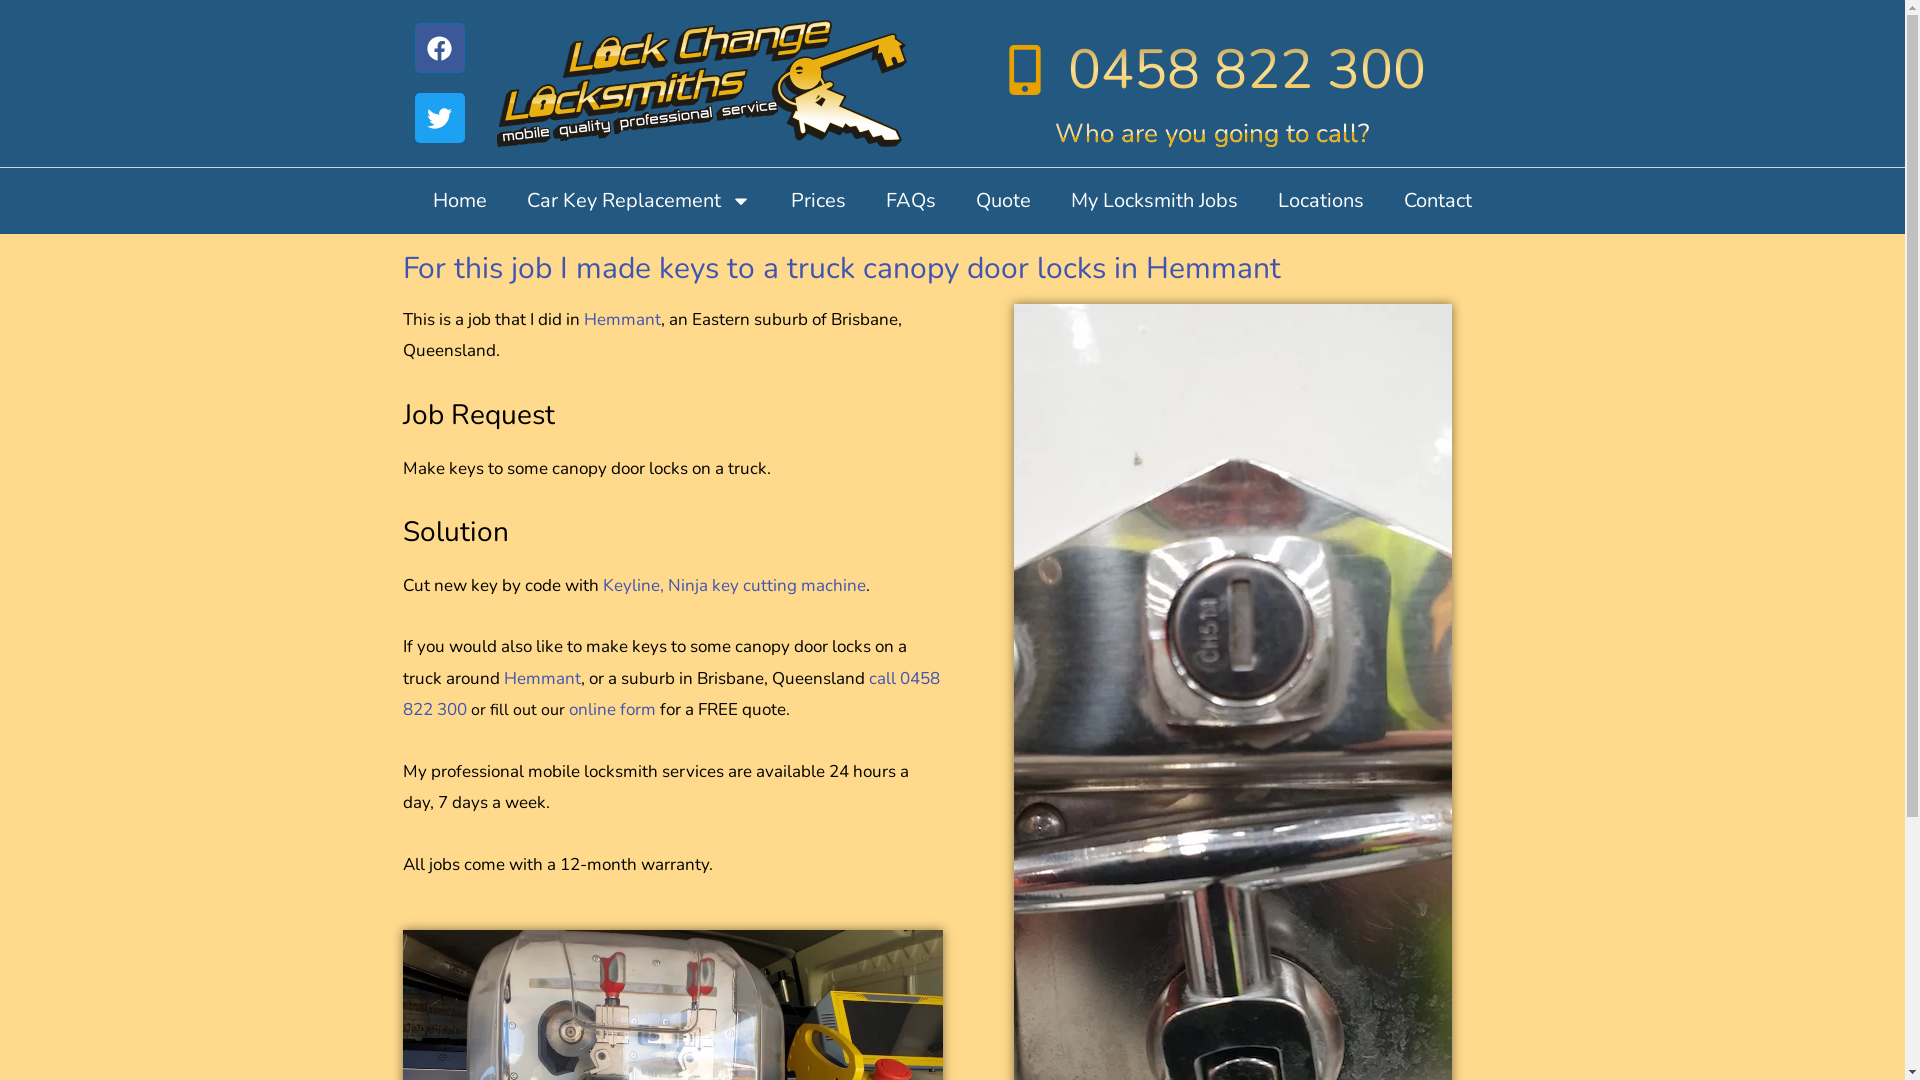 The width and height of the screenshot is (1920, 1080). I want to click on '0458 822 300', so click(1212, 68).